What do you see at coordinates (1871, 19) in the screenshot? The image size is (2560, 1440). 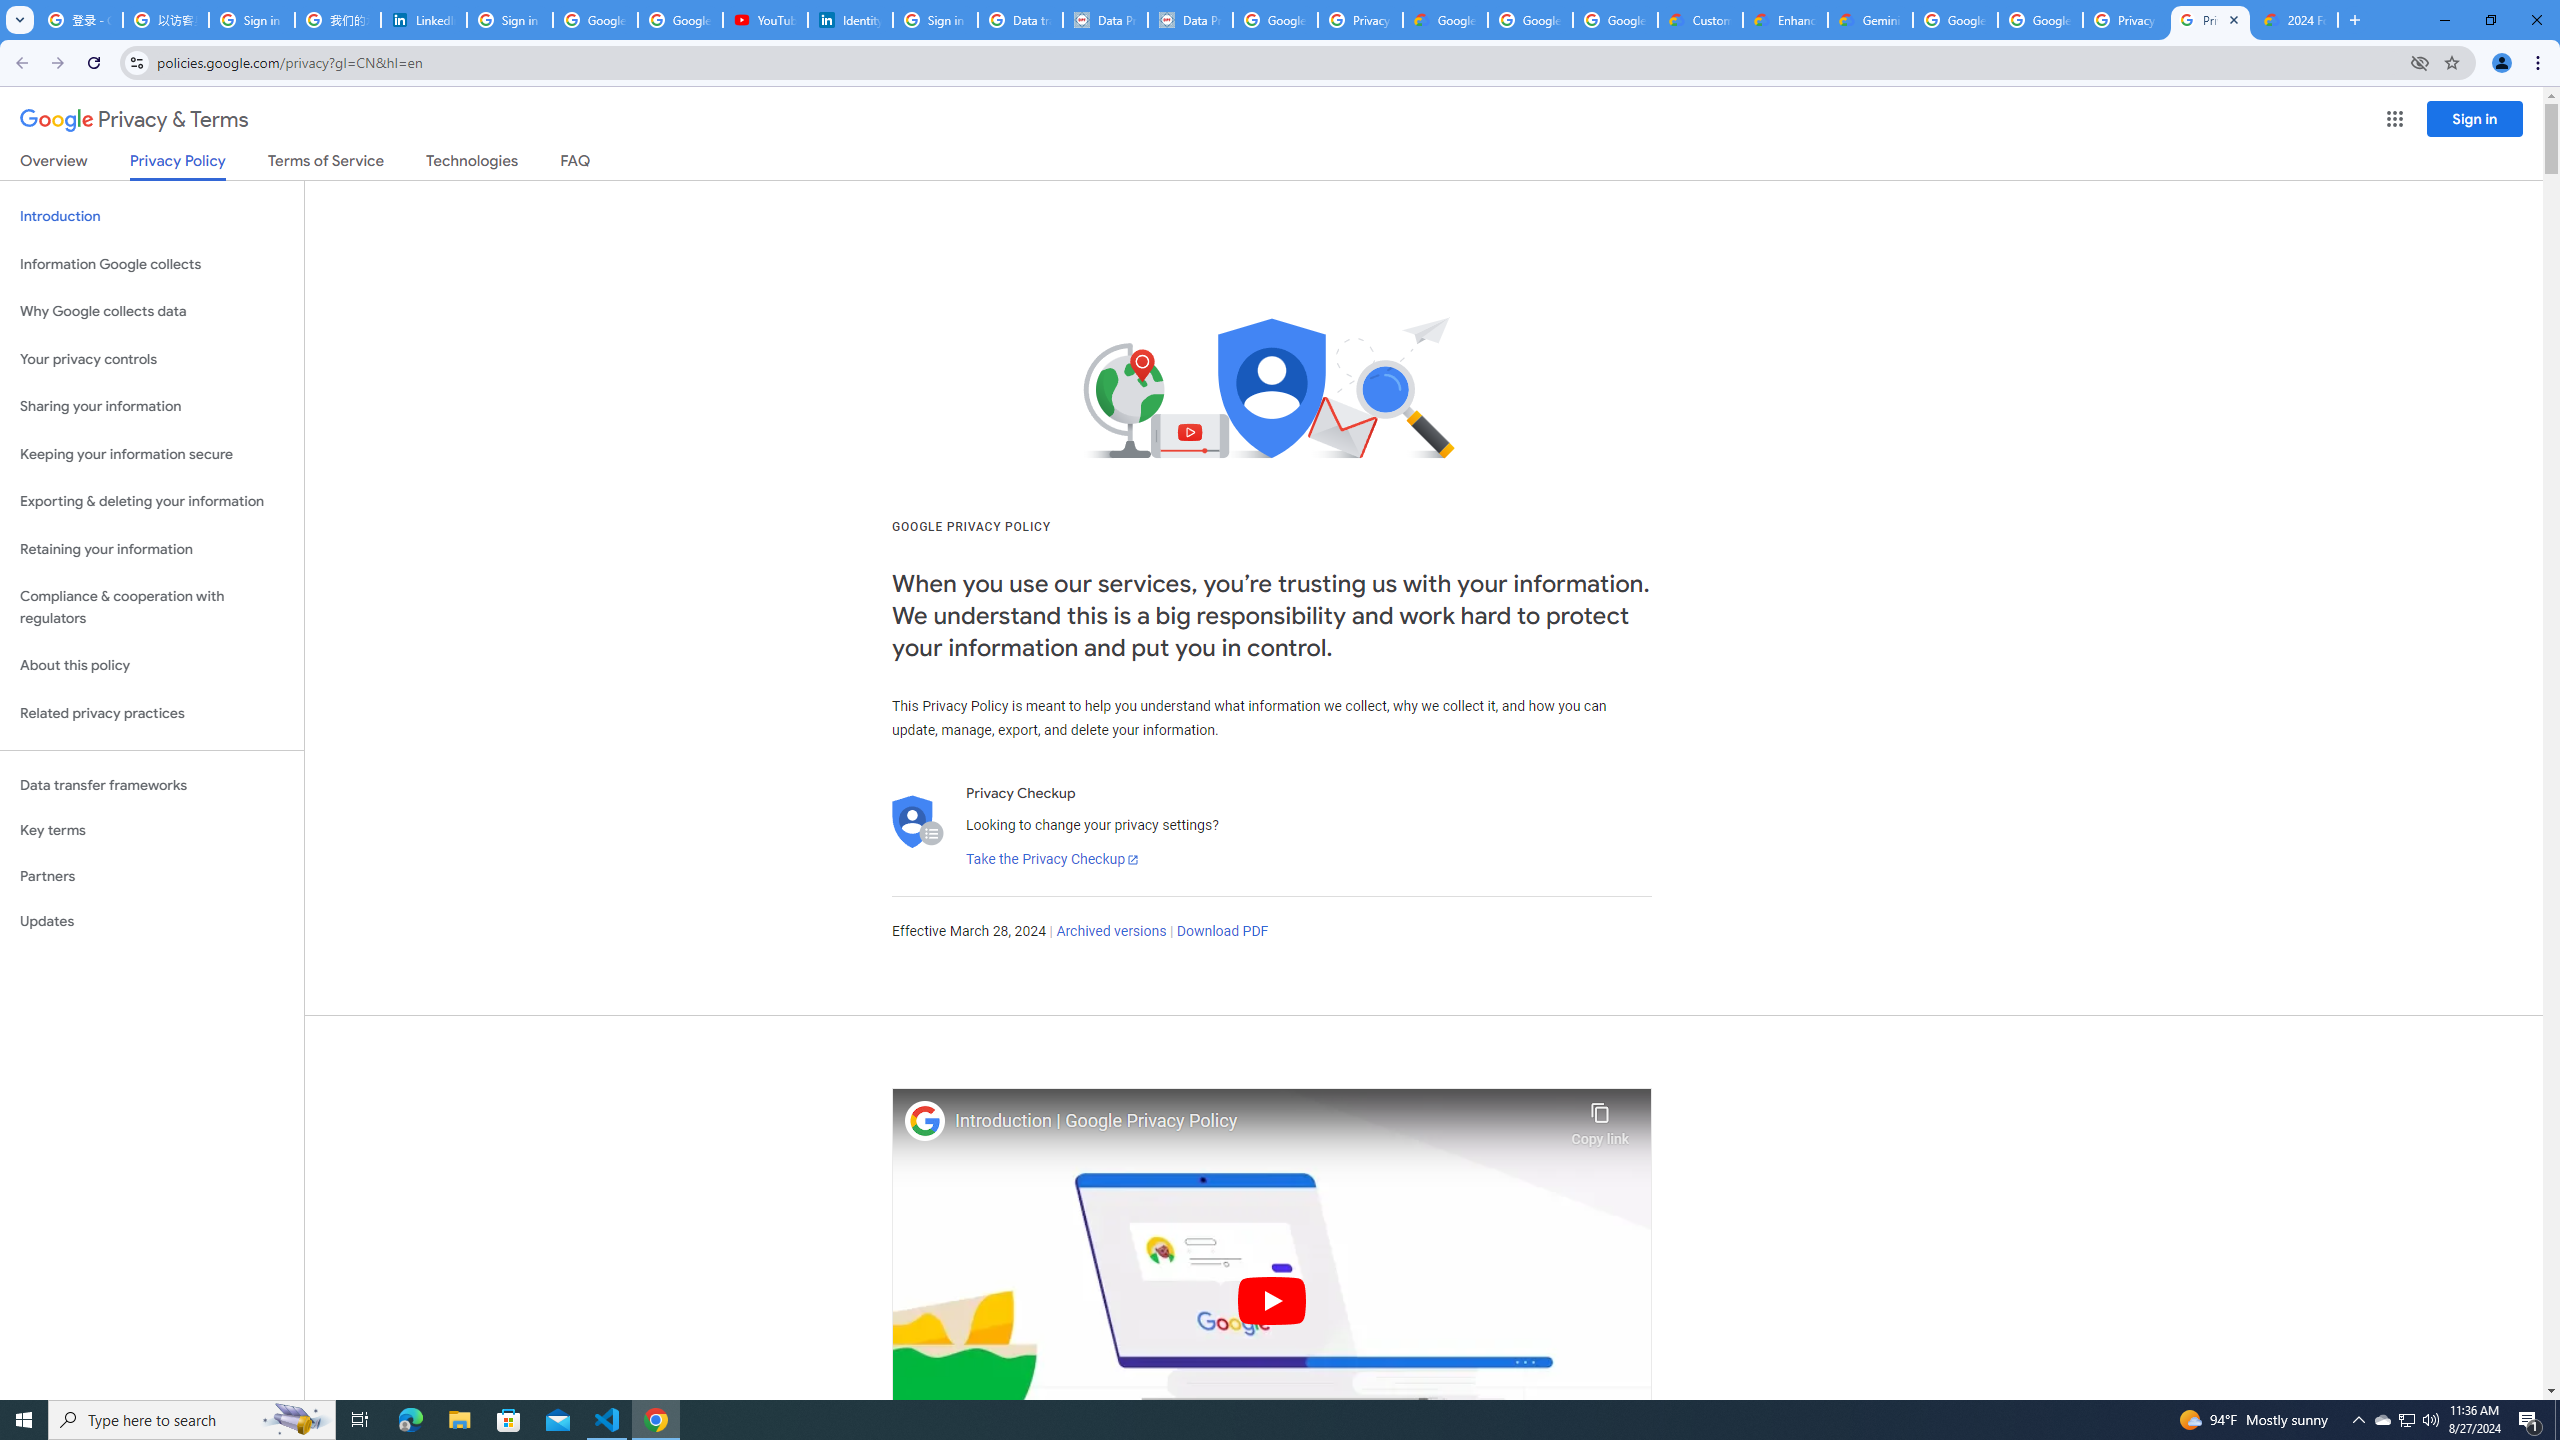 I see `'Gemini for Business and Developers | Google Cloud'` at bounding box center [1871, 19].